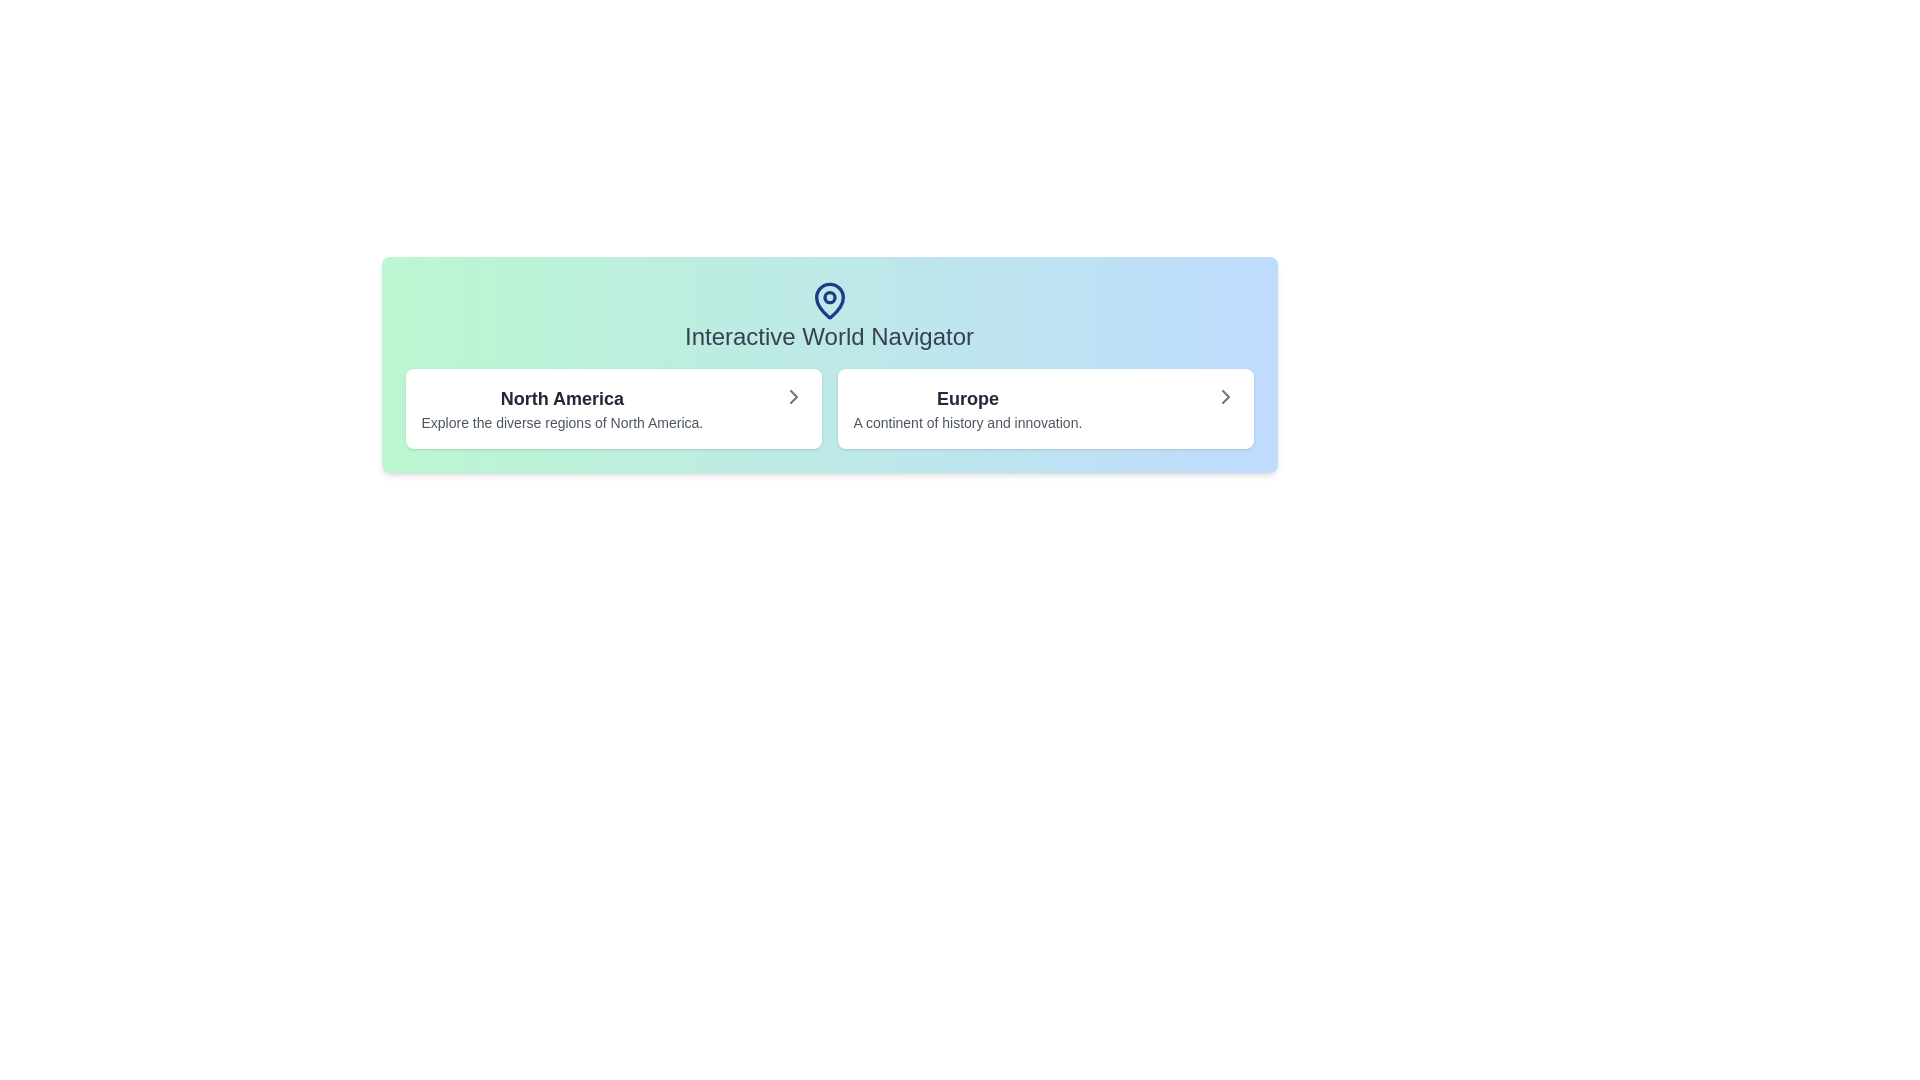  Describe the element at coordinates (1224, 397) in the screenshot. I see `the right-facing chevron icon located beside the label 'Europe' within the card` at that location.